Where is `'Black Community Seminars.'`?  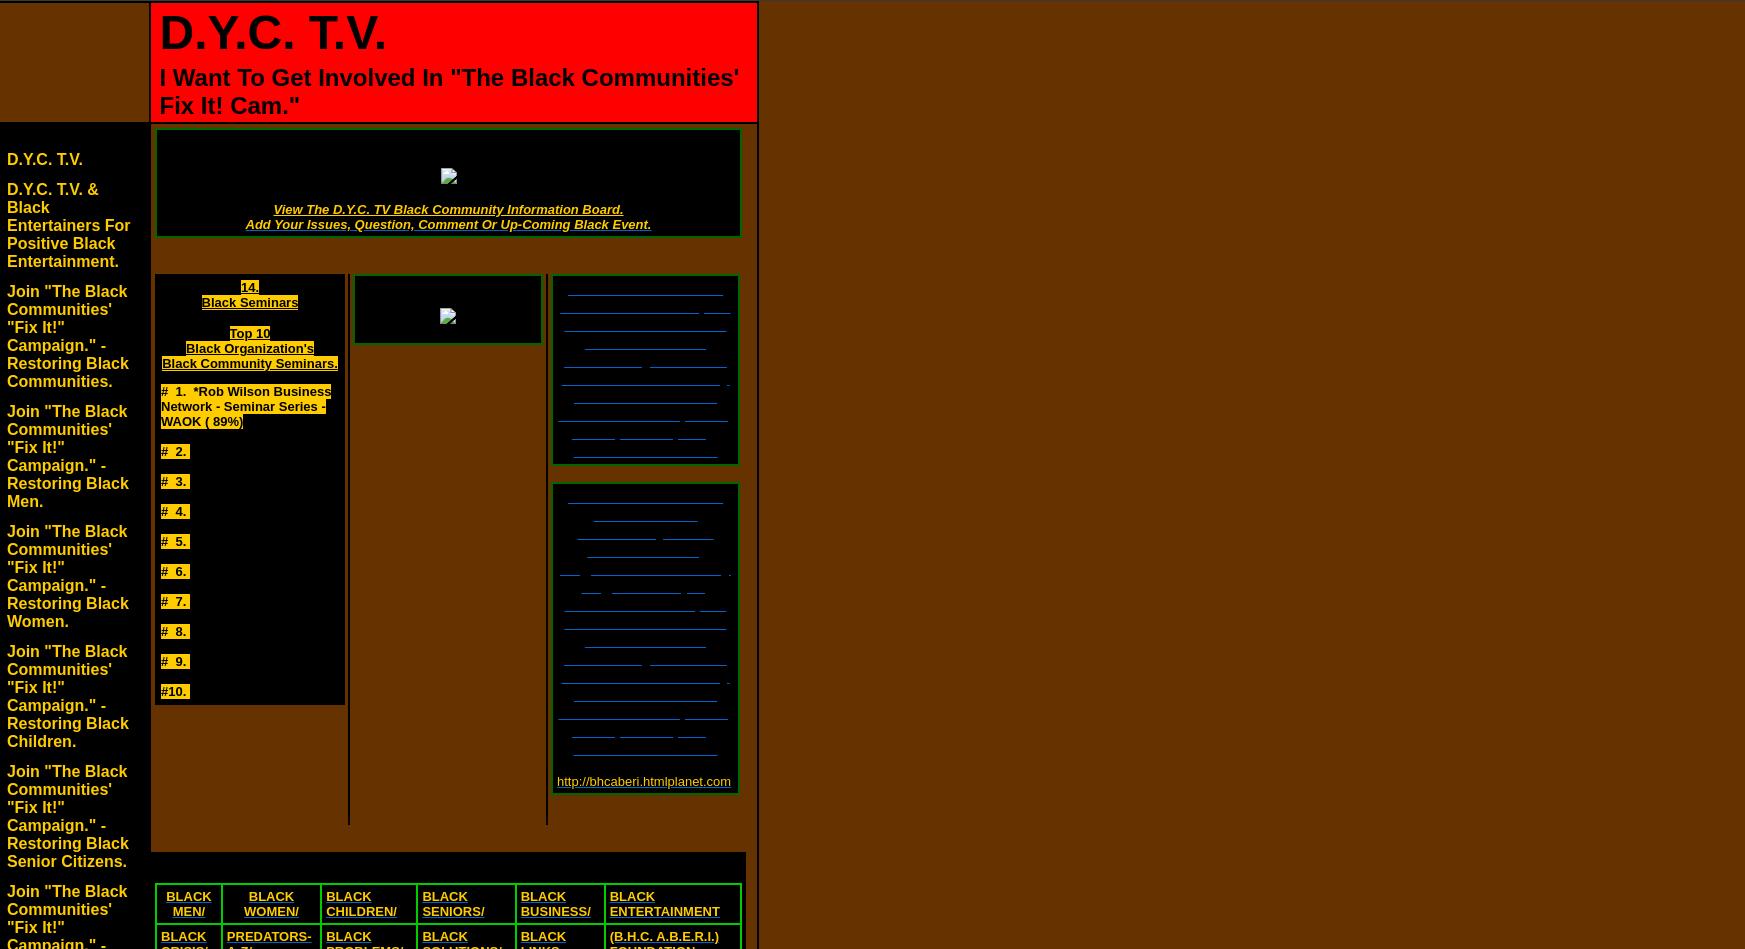
'Black Community Seminars.' is located at coordinates (161, 363).